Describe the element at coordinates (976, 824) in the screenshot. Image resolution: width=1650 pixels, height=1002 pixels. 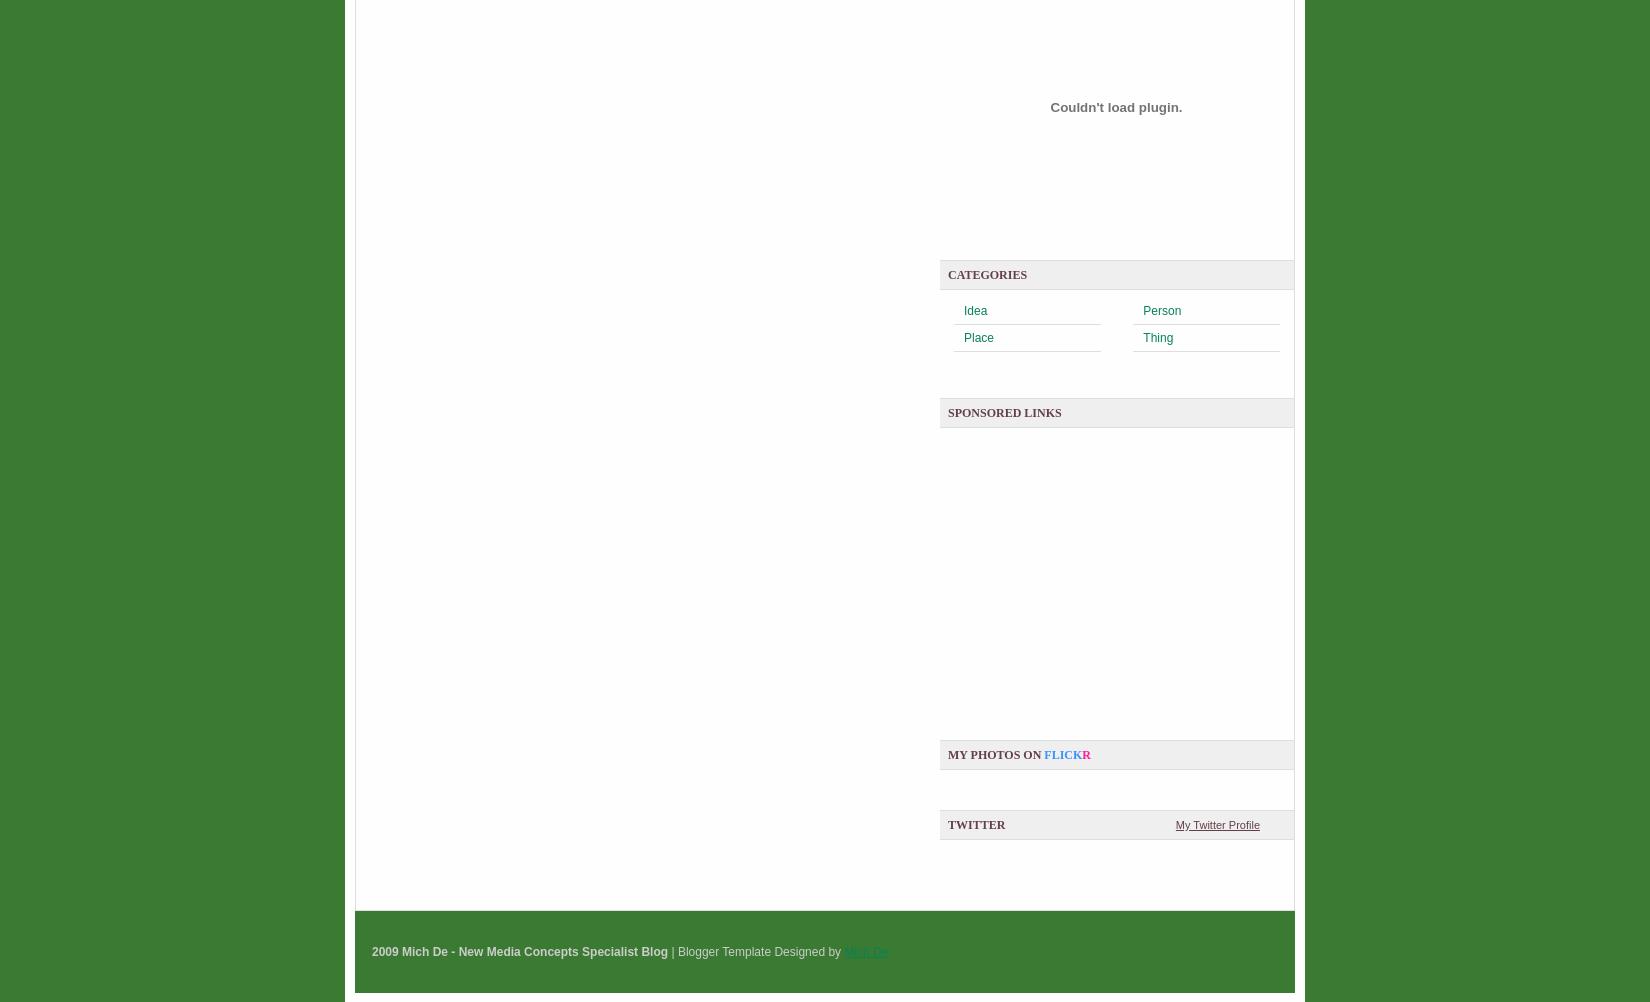
I see `'Twitter'` at that location.